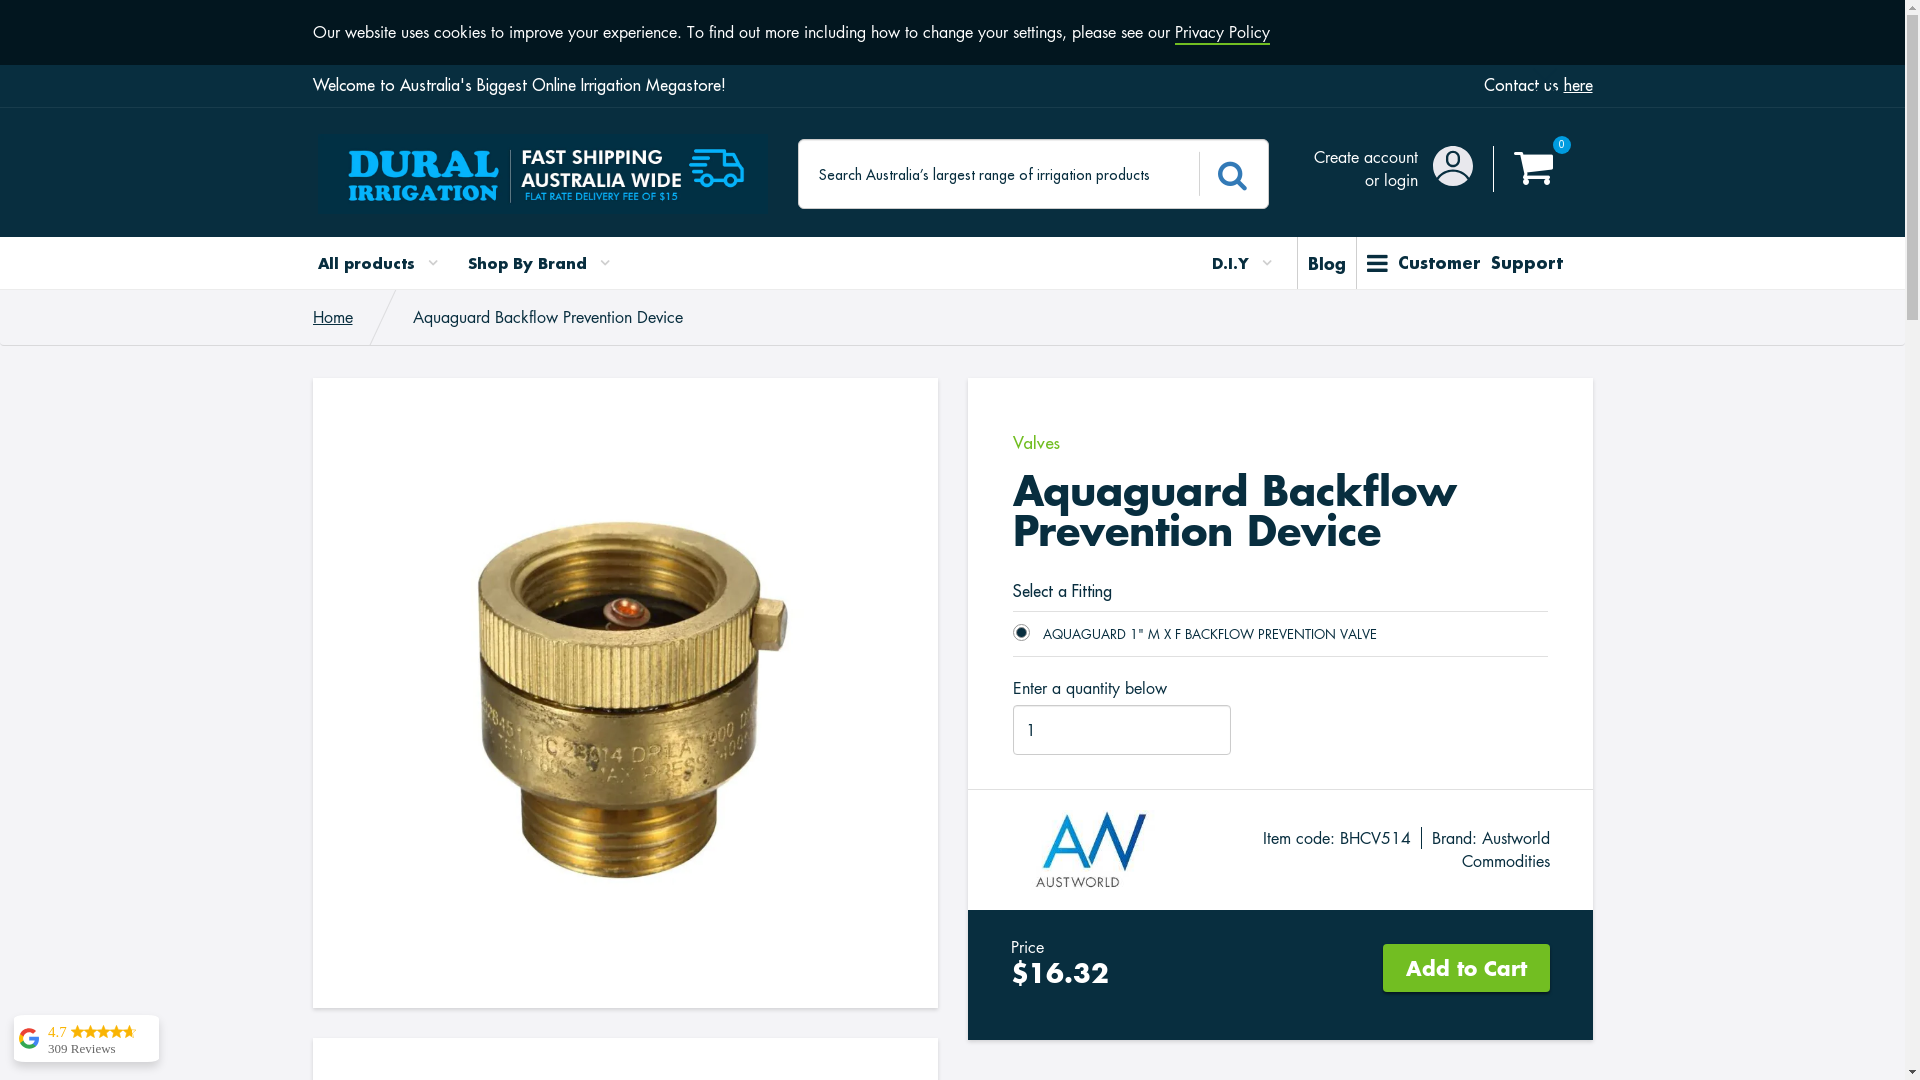  Describe the element at coordinates (1198, 172) in the screenshot. I see `'Search'` at that location.